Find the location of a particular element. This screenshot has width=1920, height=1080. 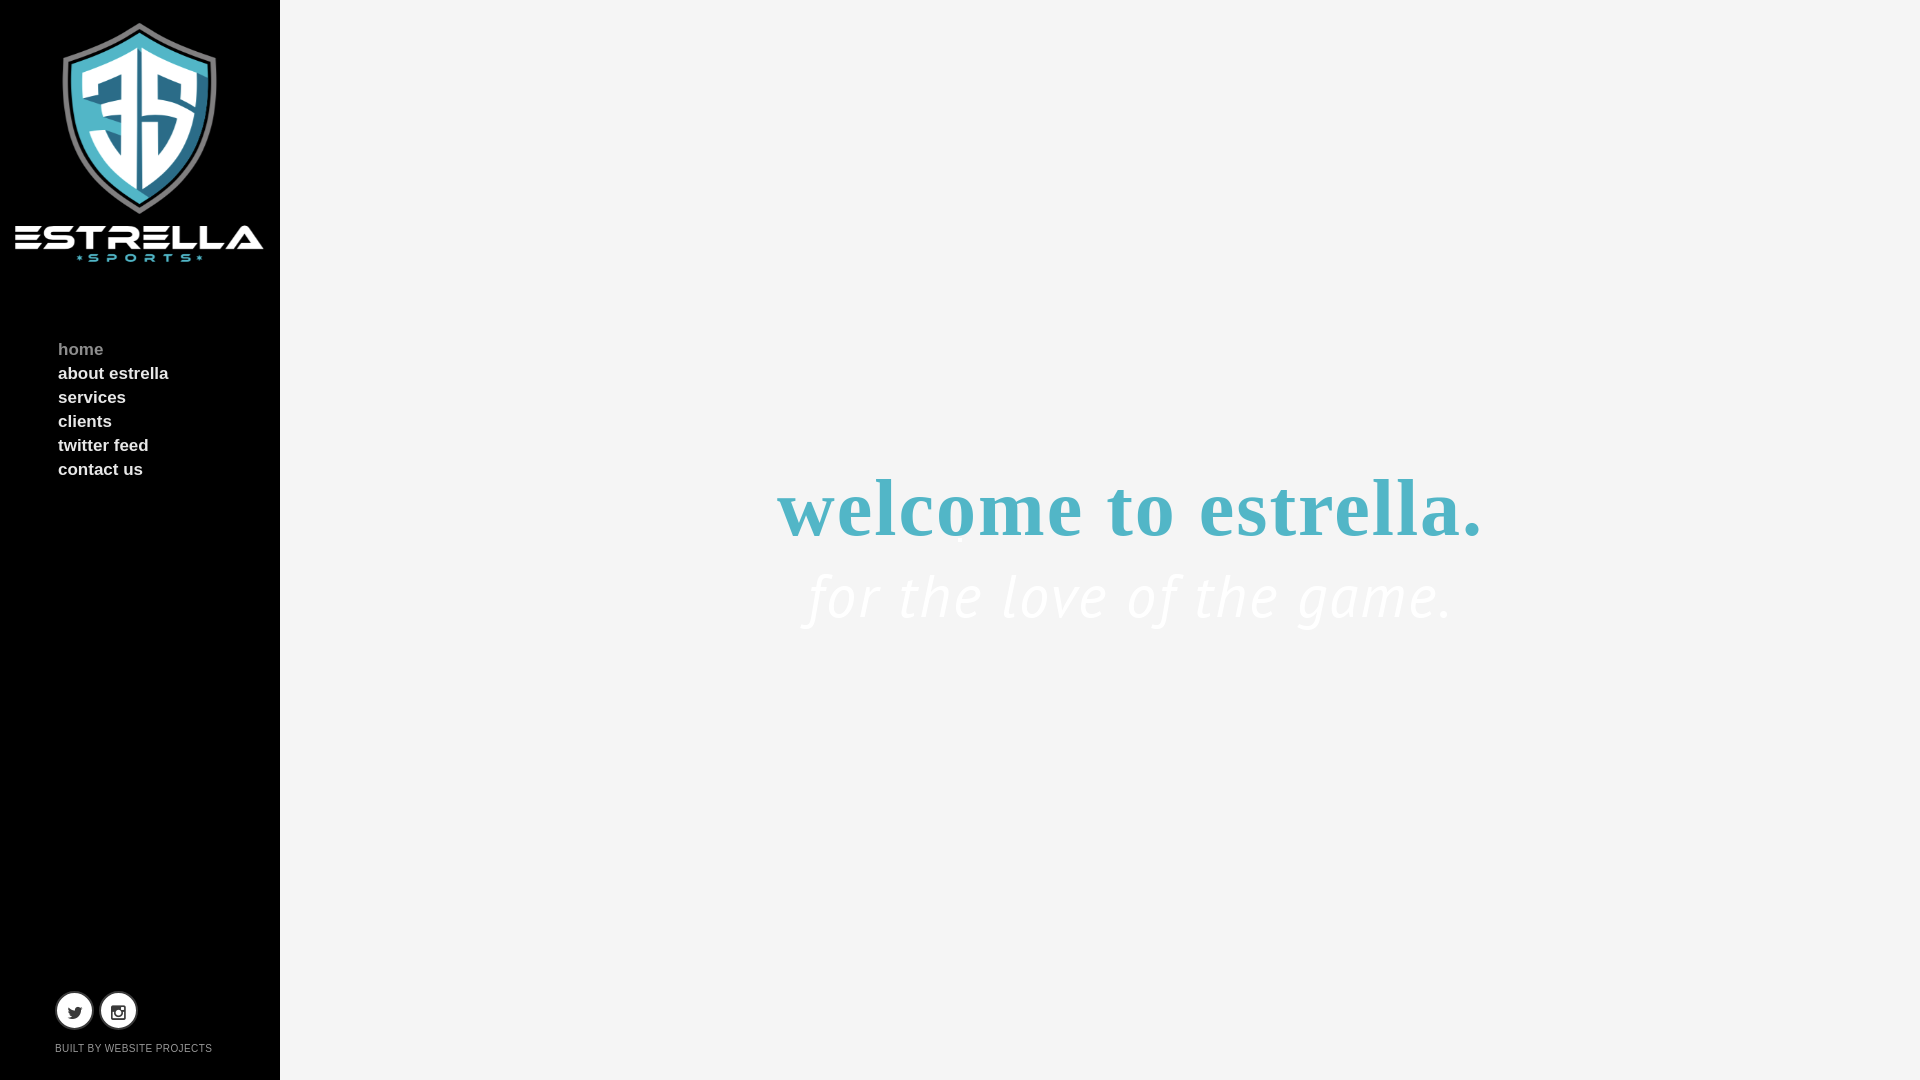

'clients' is located at coordinates (57, 424).